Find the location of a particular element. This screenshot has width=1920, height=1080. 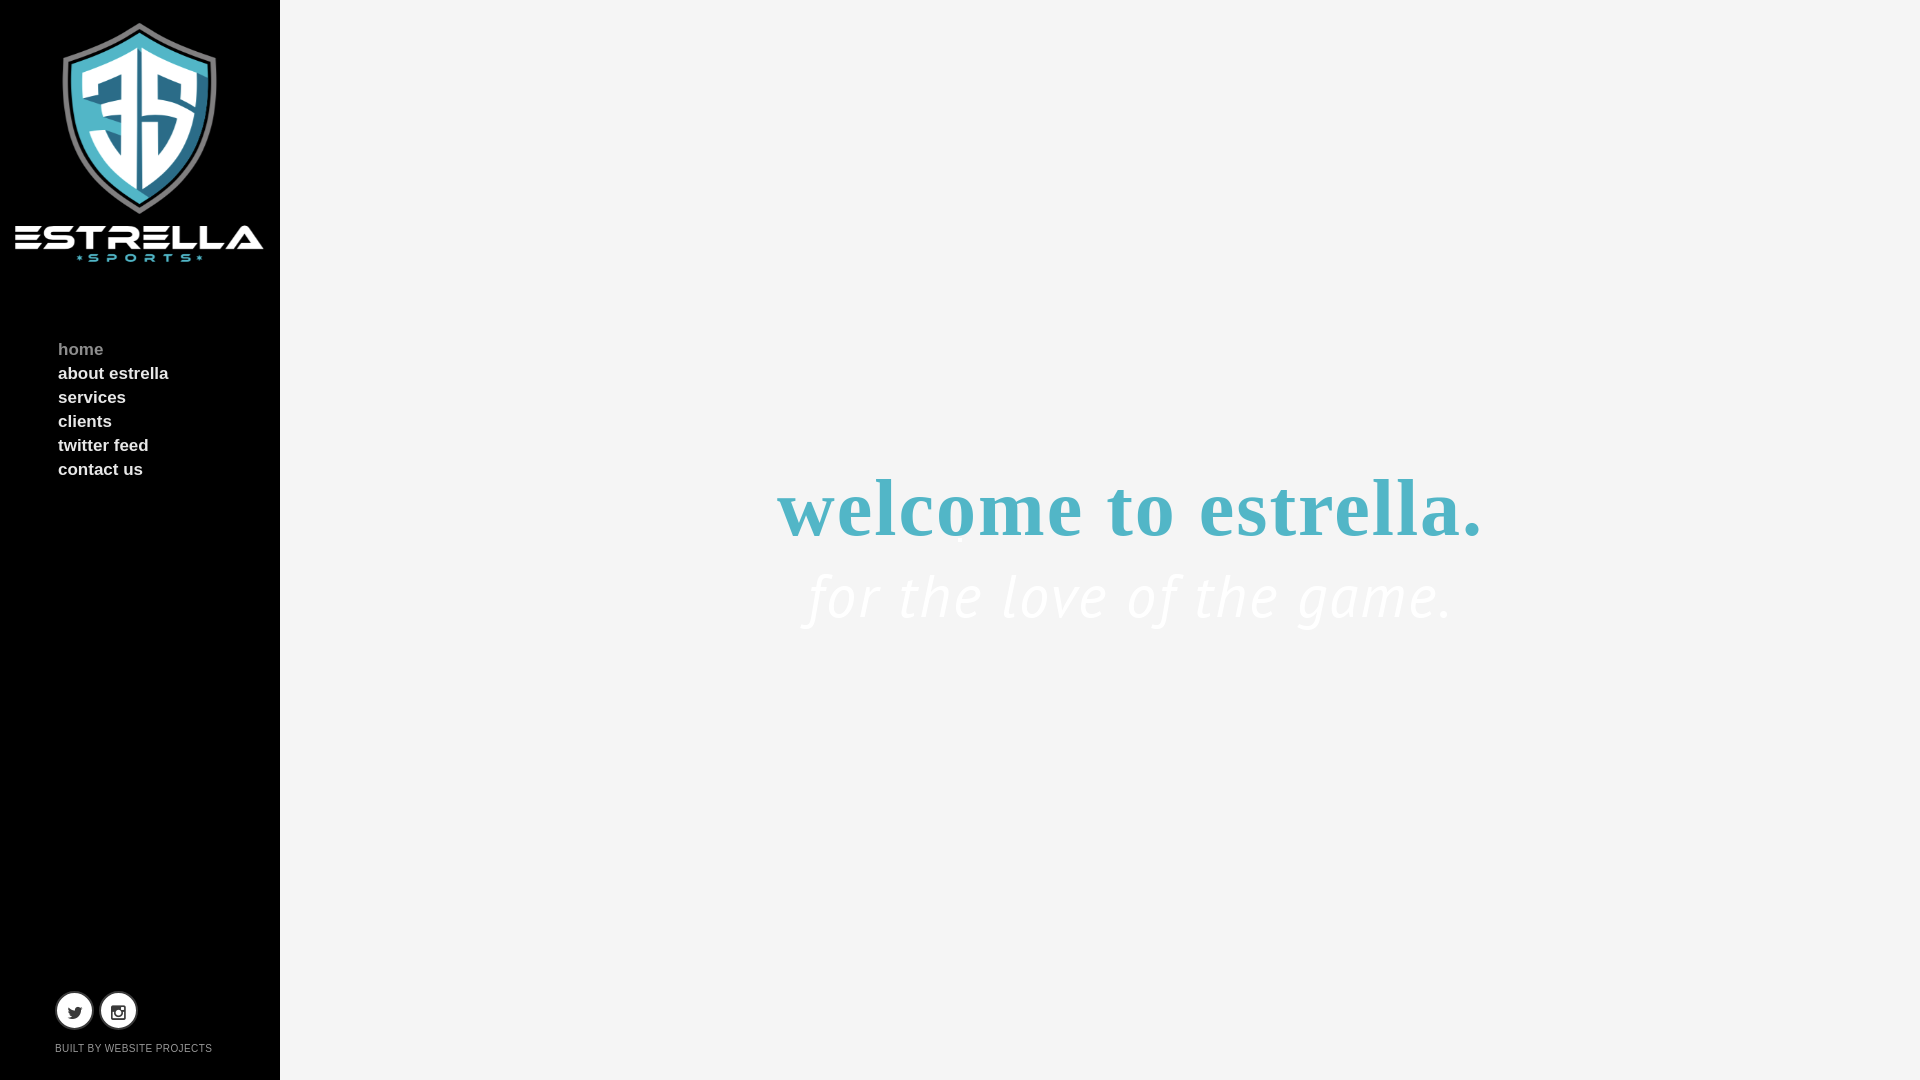

'clients' is located at coordinates (57, 424).